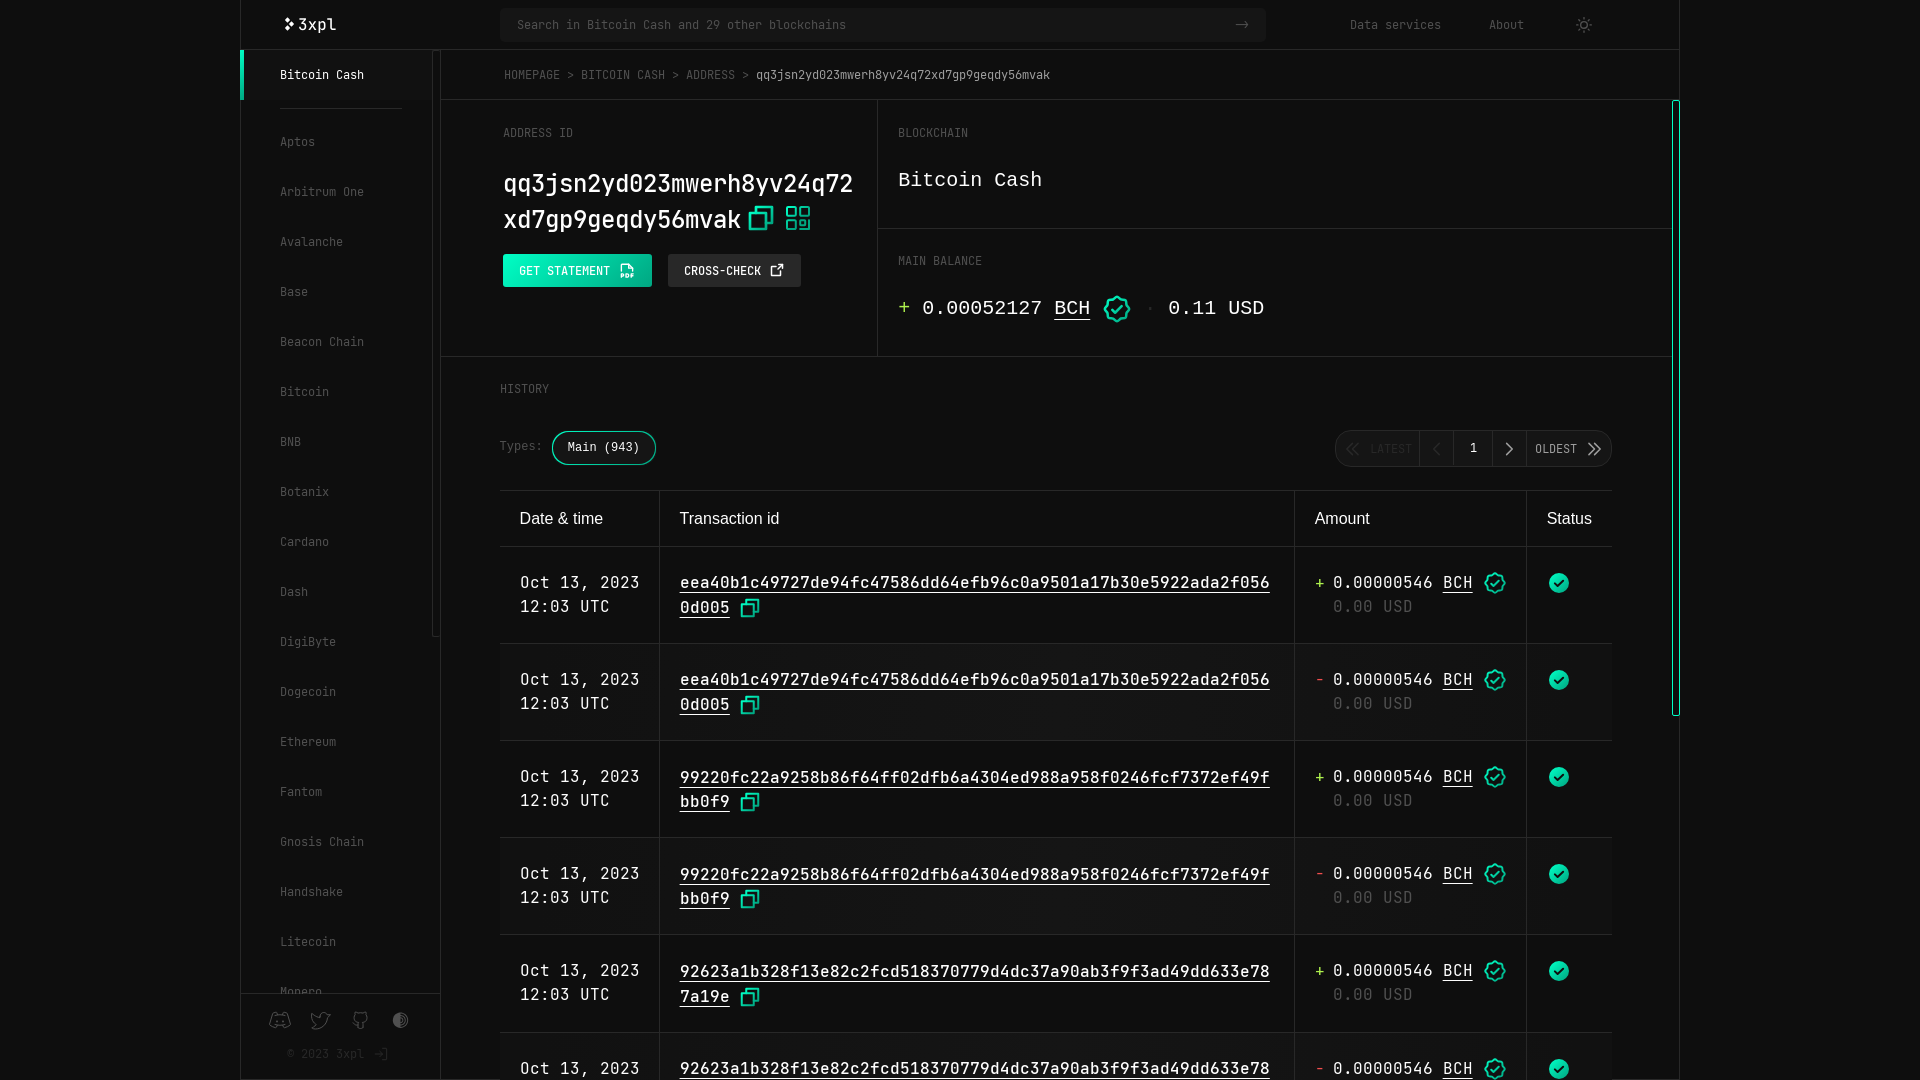  Describe the element at coordinates (1245, 24) in the screenshot. I see `'->'` at that location.